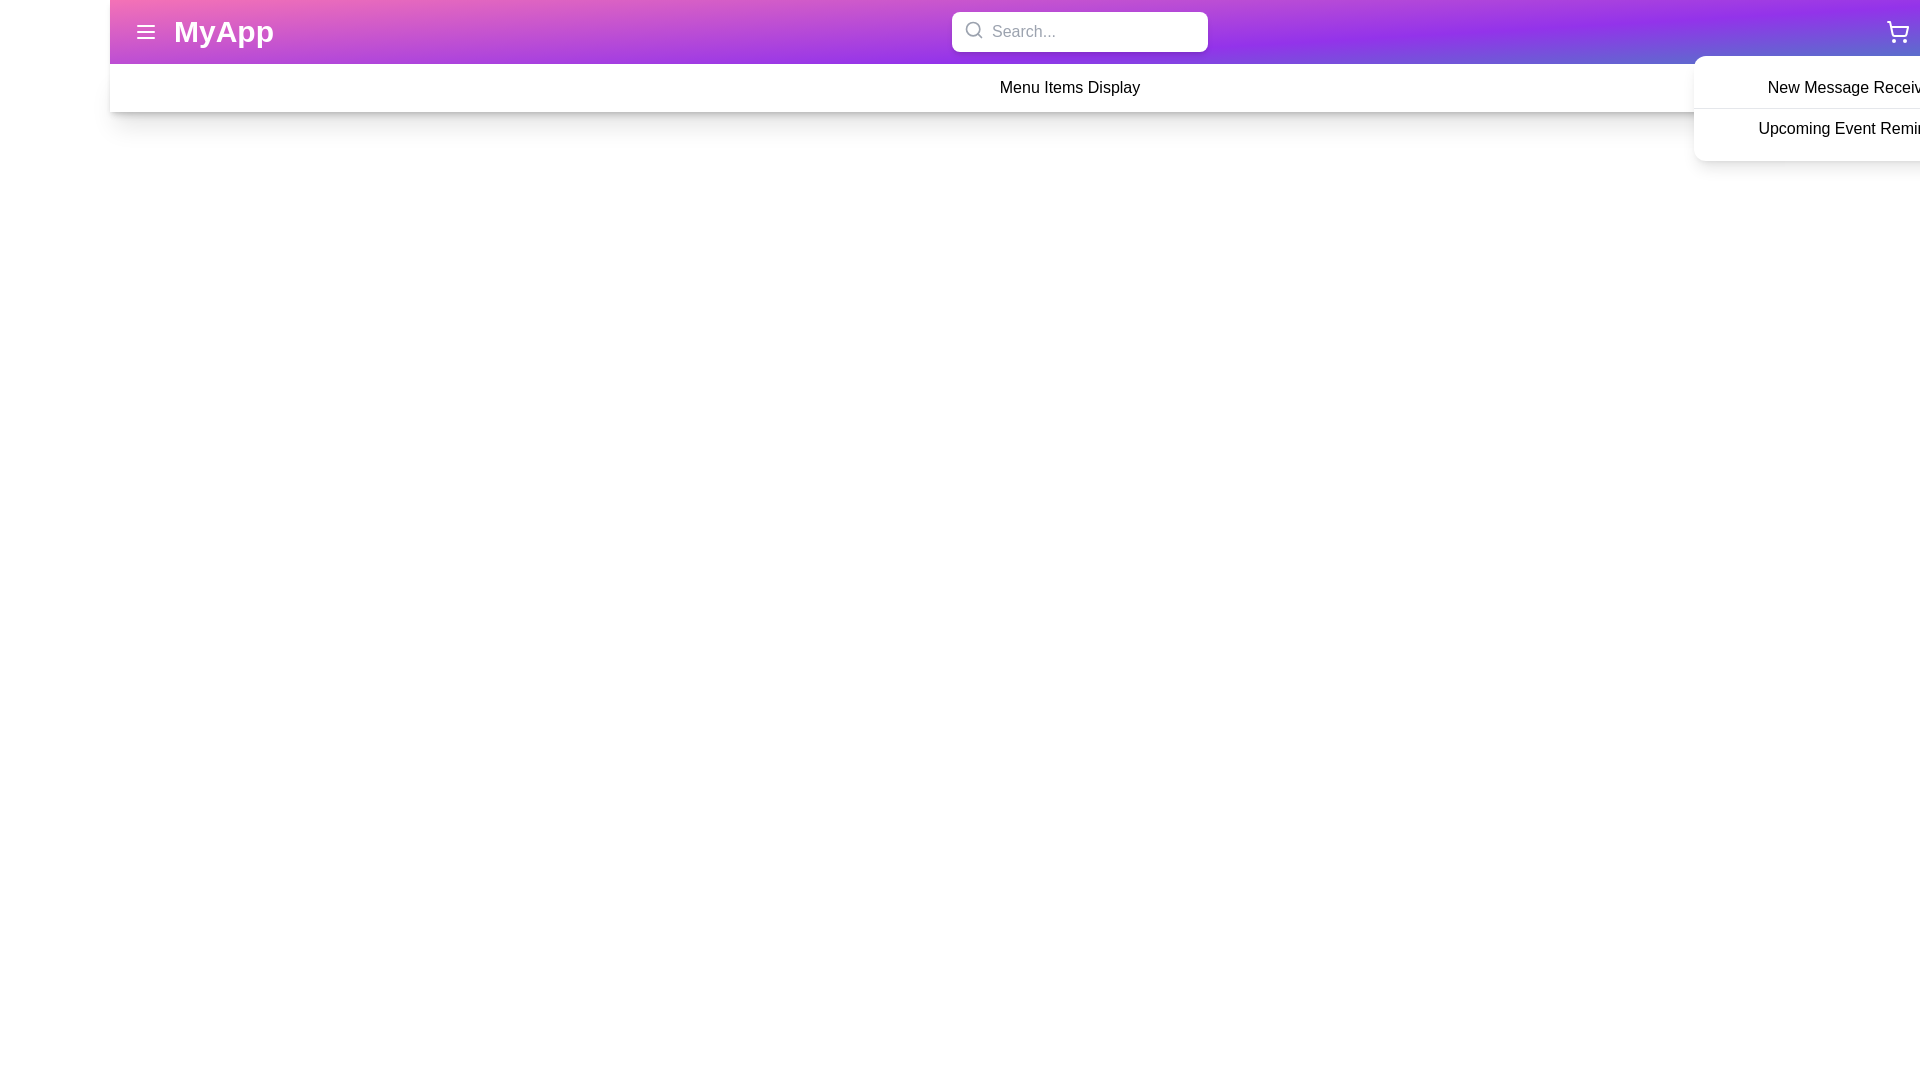 This screenshot has height=1080, width=1920. I want to click on the search icon to initiate a search action, so click(974, 30).